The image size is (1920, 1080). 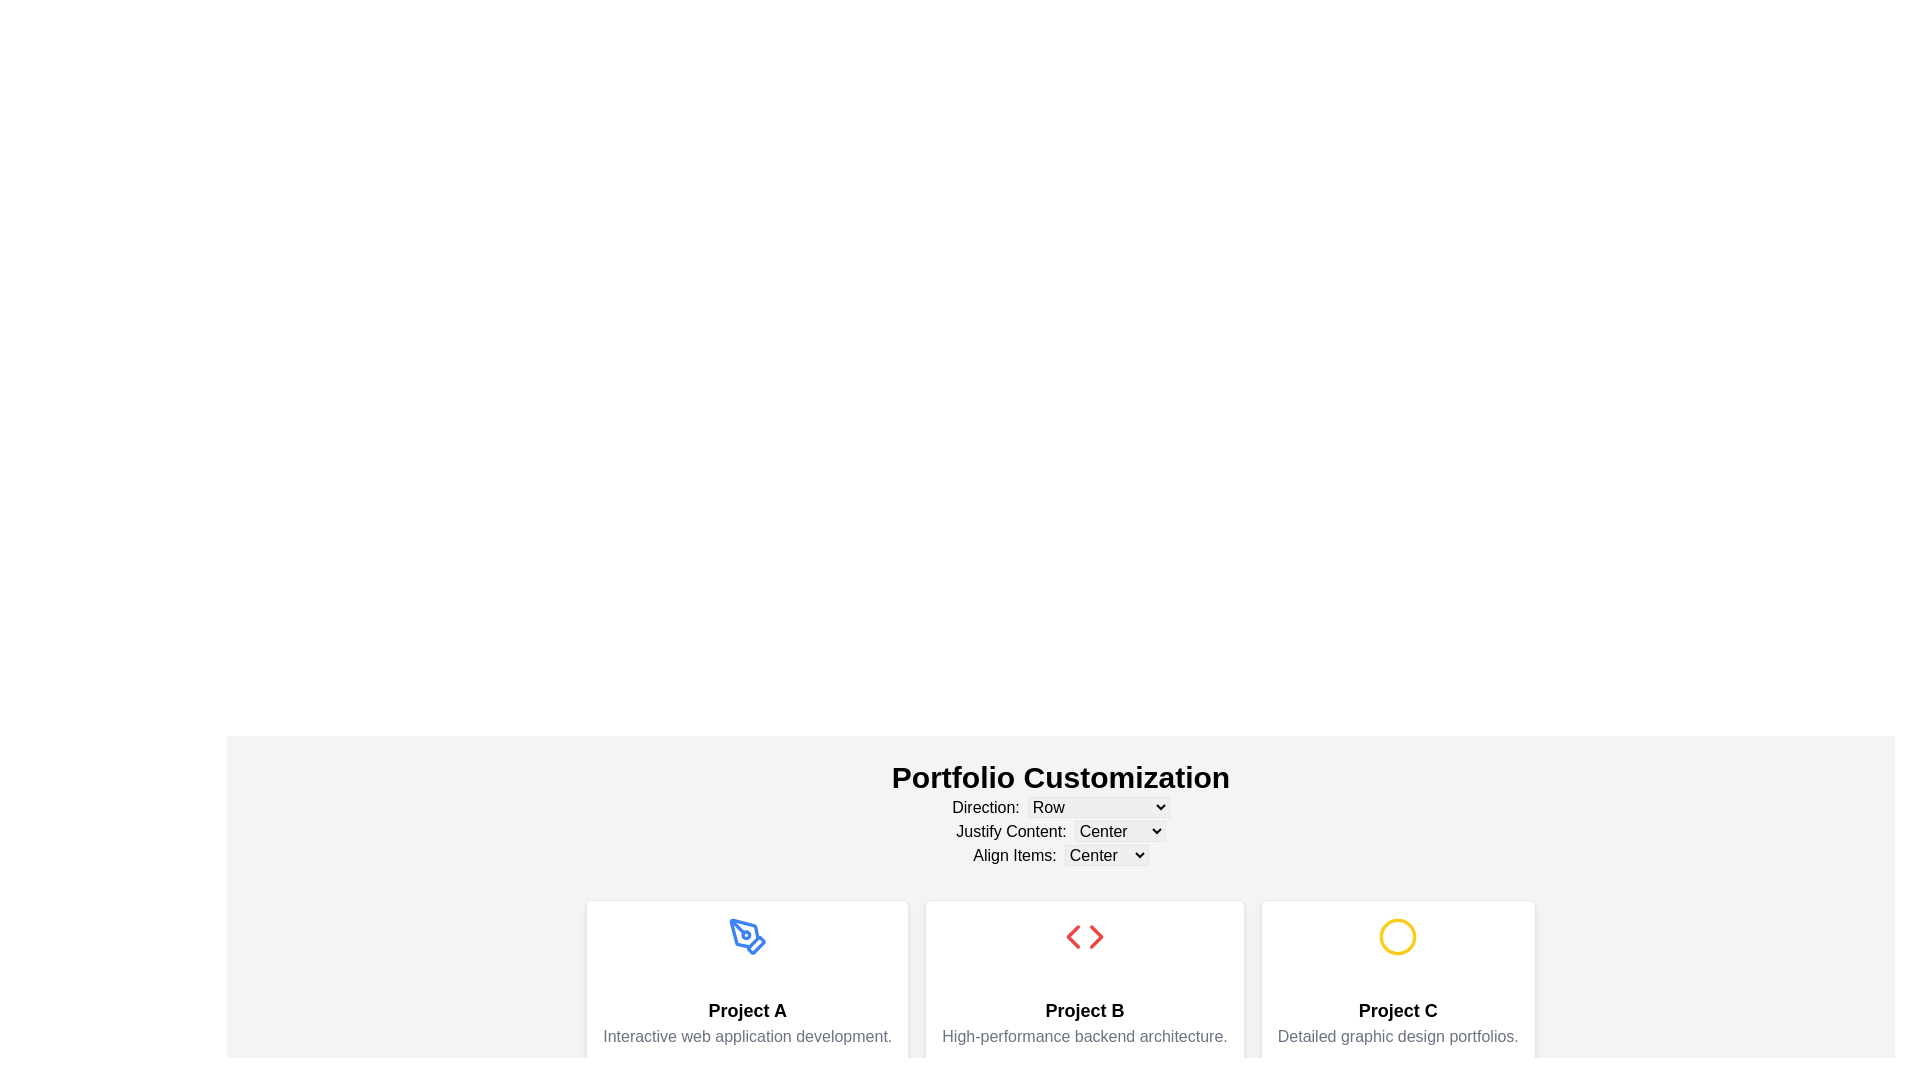 What do you see at coordinates (1059, 832) in the screenshot?
I see `an option from the dropdown menu labeled 'Justify Content:' which displays options like 'Flex Start,' 'Center,' or 'Flex End.'` at bounding box center [1059, 832].